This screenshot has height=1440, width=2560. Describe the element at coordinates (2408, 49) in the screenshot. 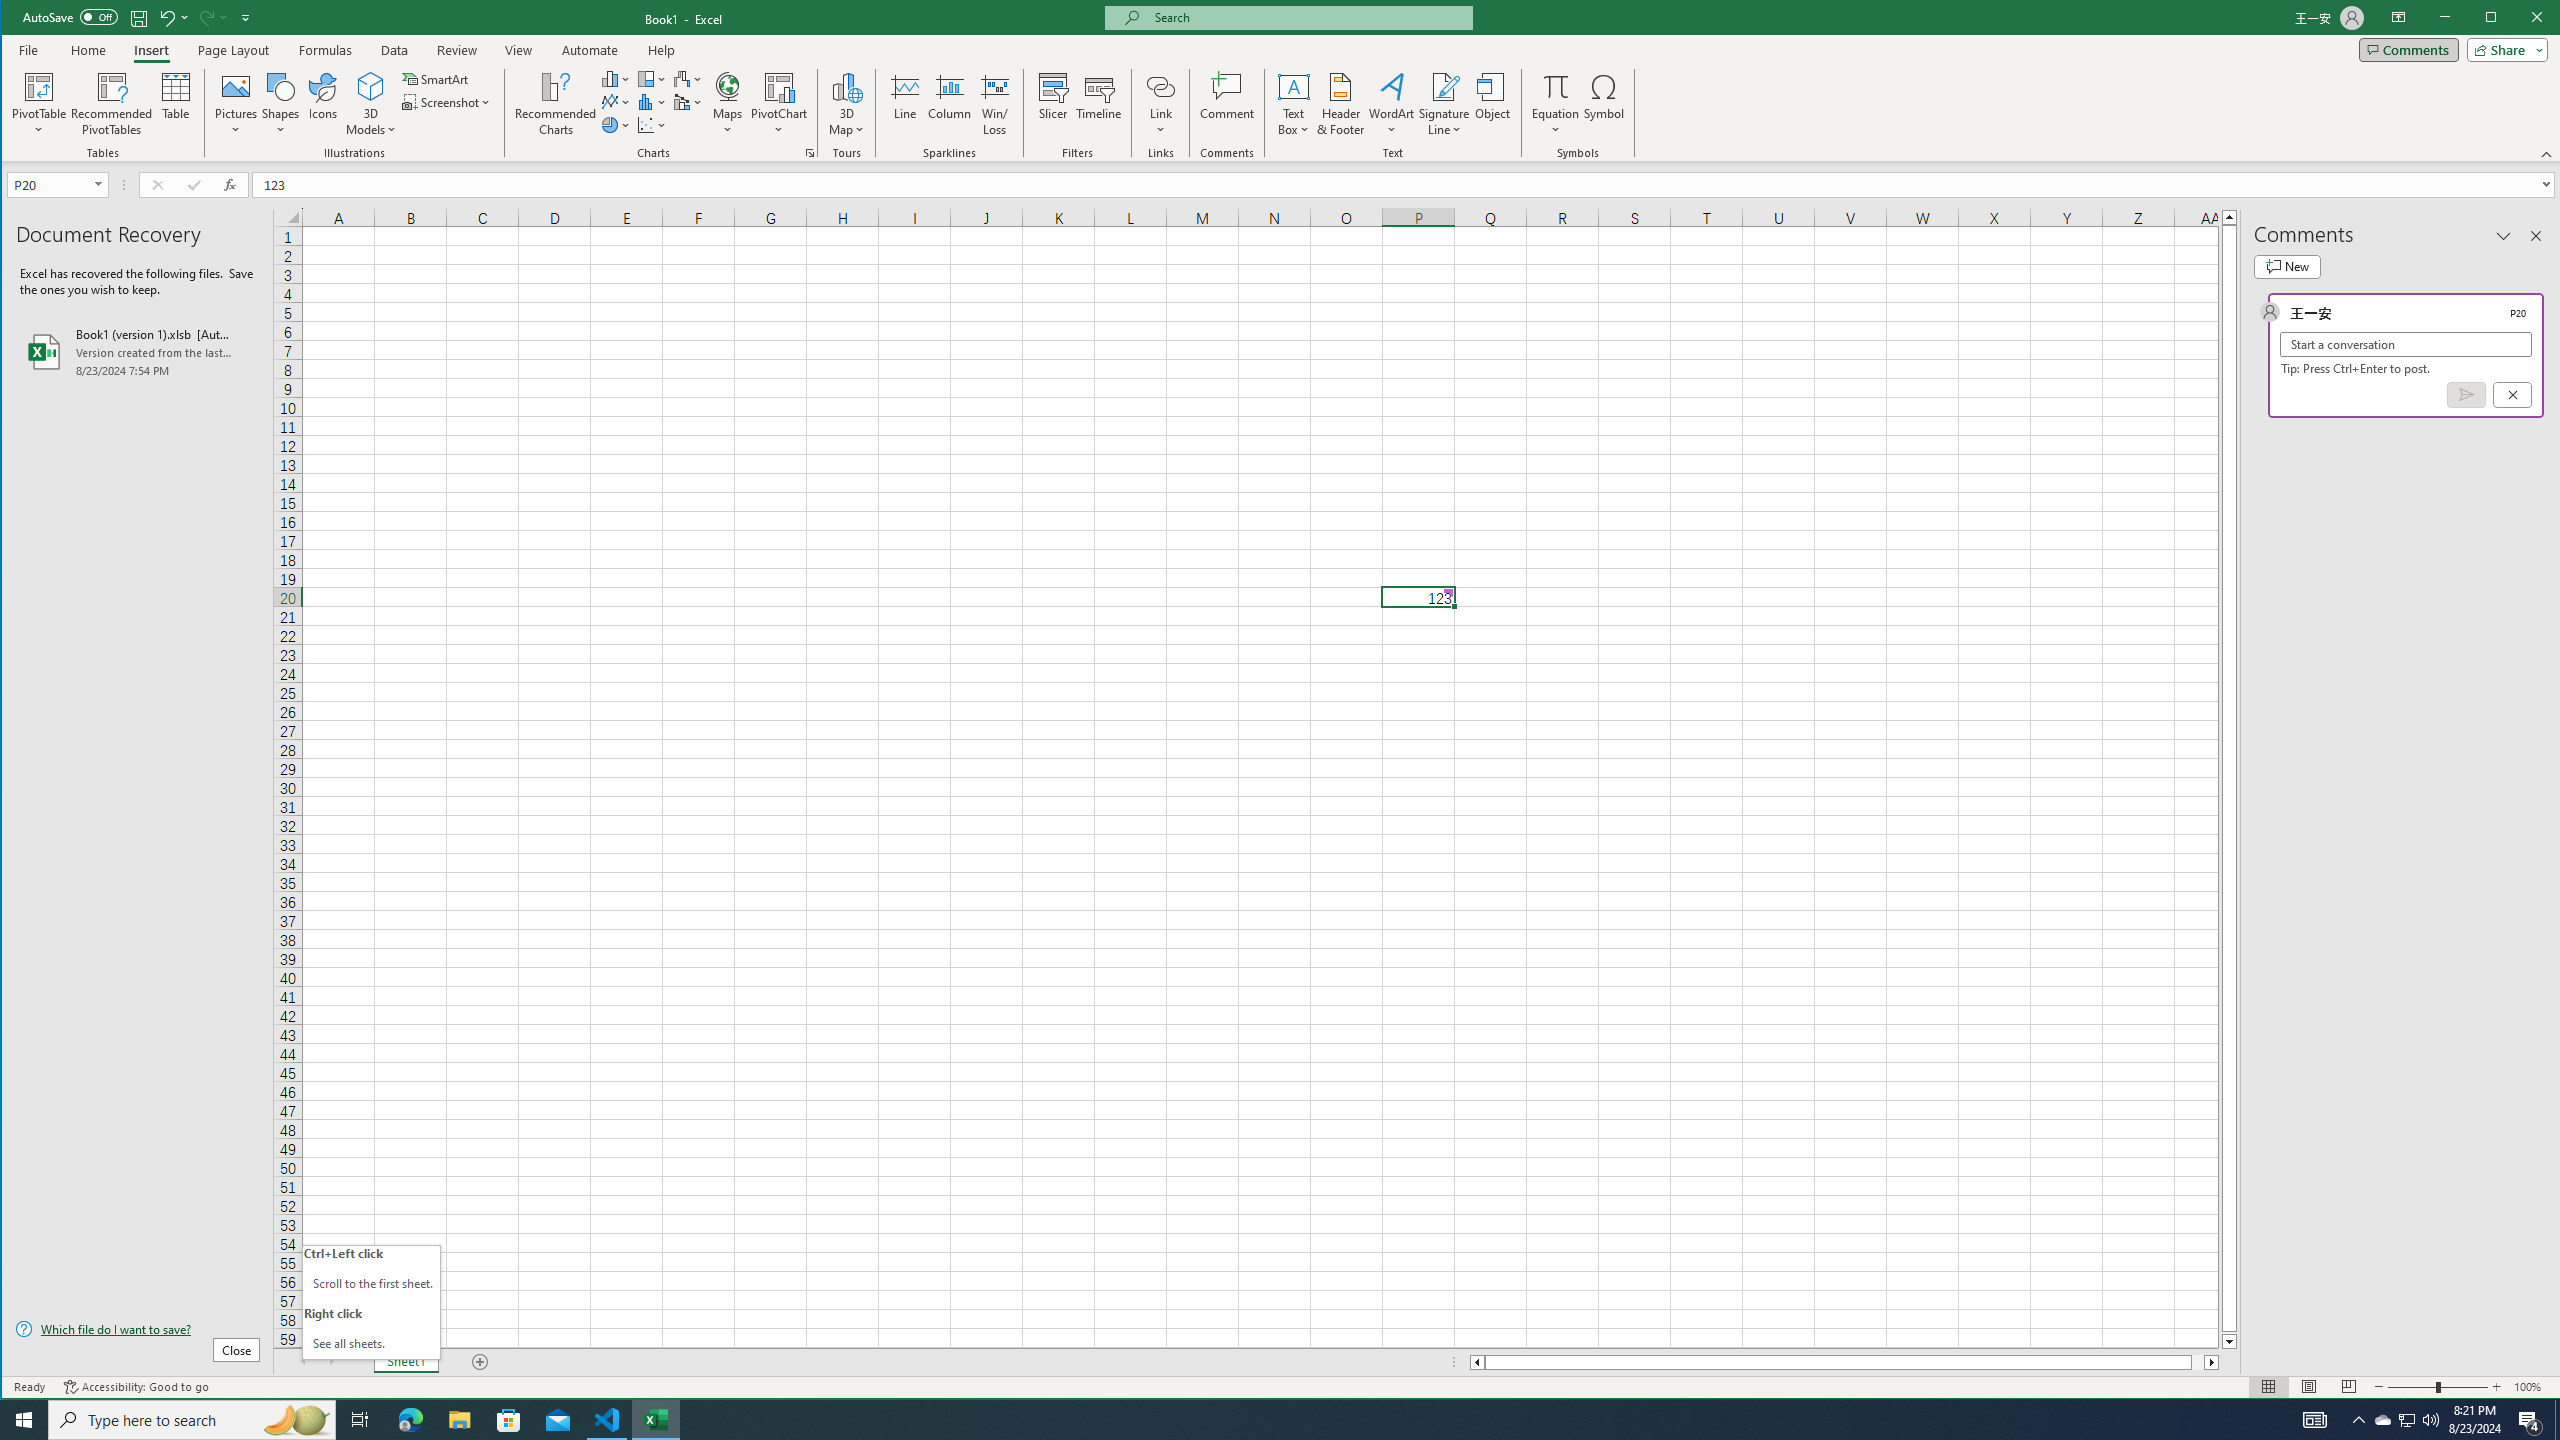

I see `'Comments'` at that location.